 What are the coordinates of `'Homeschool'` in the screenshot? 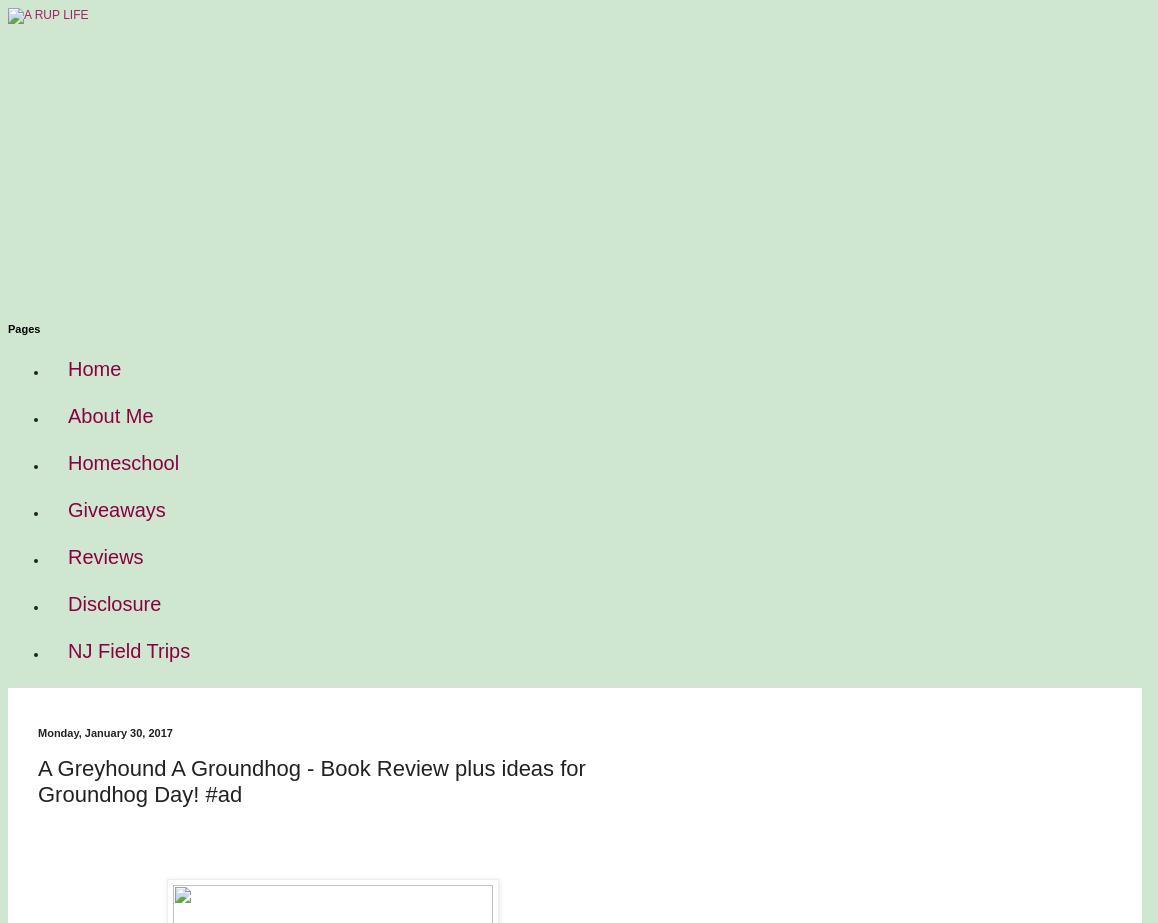 It's located at (122, 462).